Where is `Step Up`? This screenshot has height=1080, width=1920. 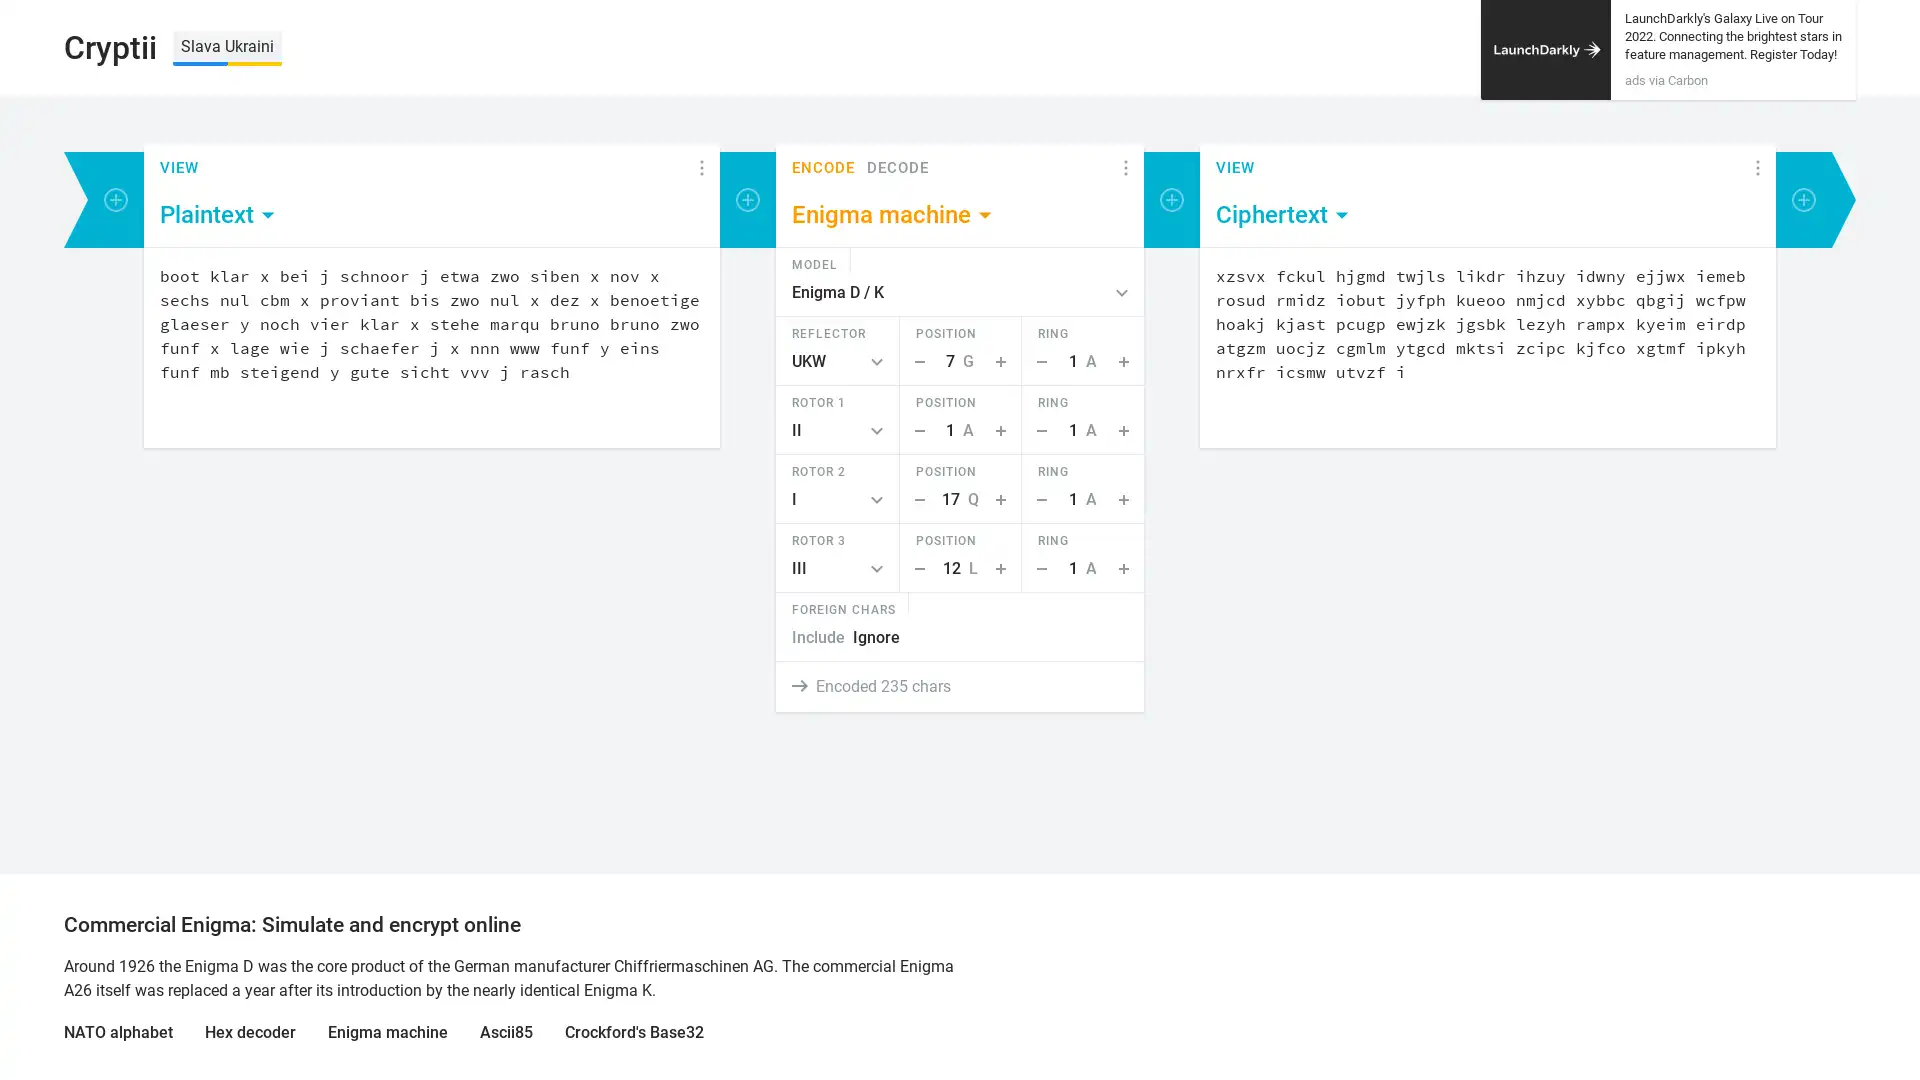 Step Up is located at coordinates (1004, 569).